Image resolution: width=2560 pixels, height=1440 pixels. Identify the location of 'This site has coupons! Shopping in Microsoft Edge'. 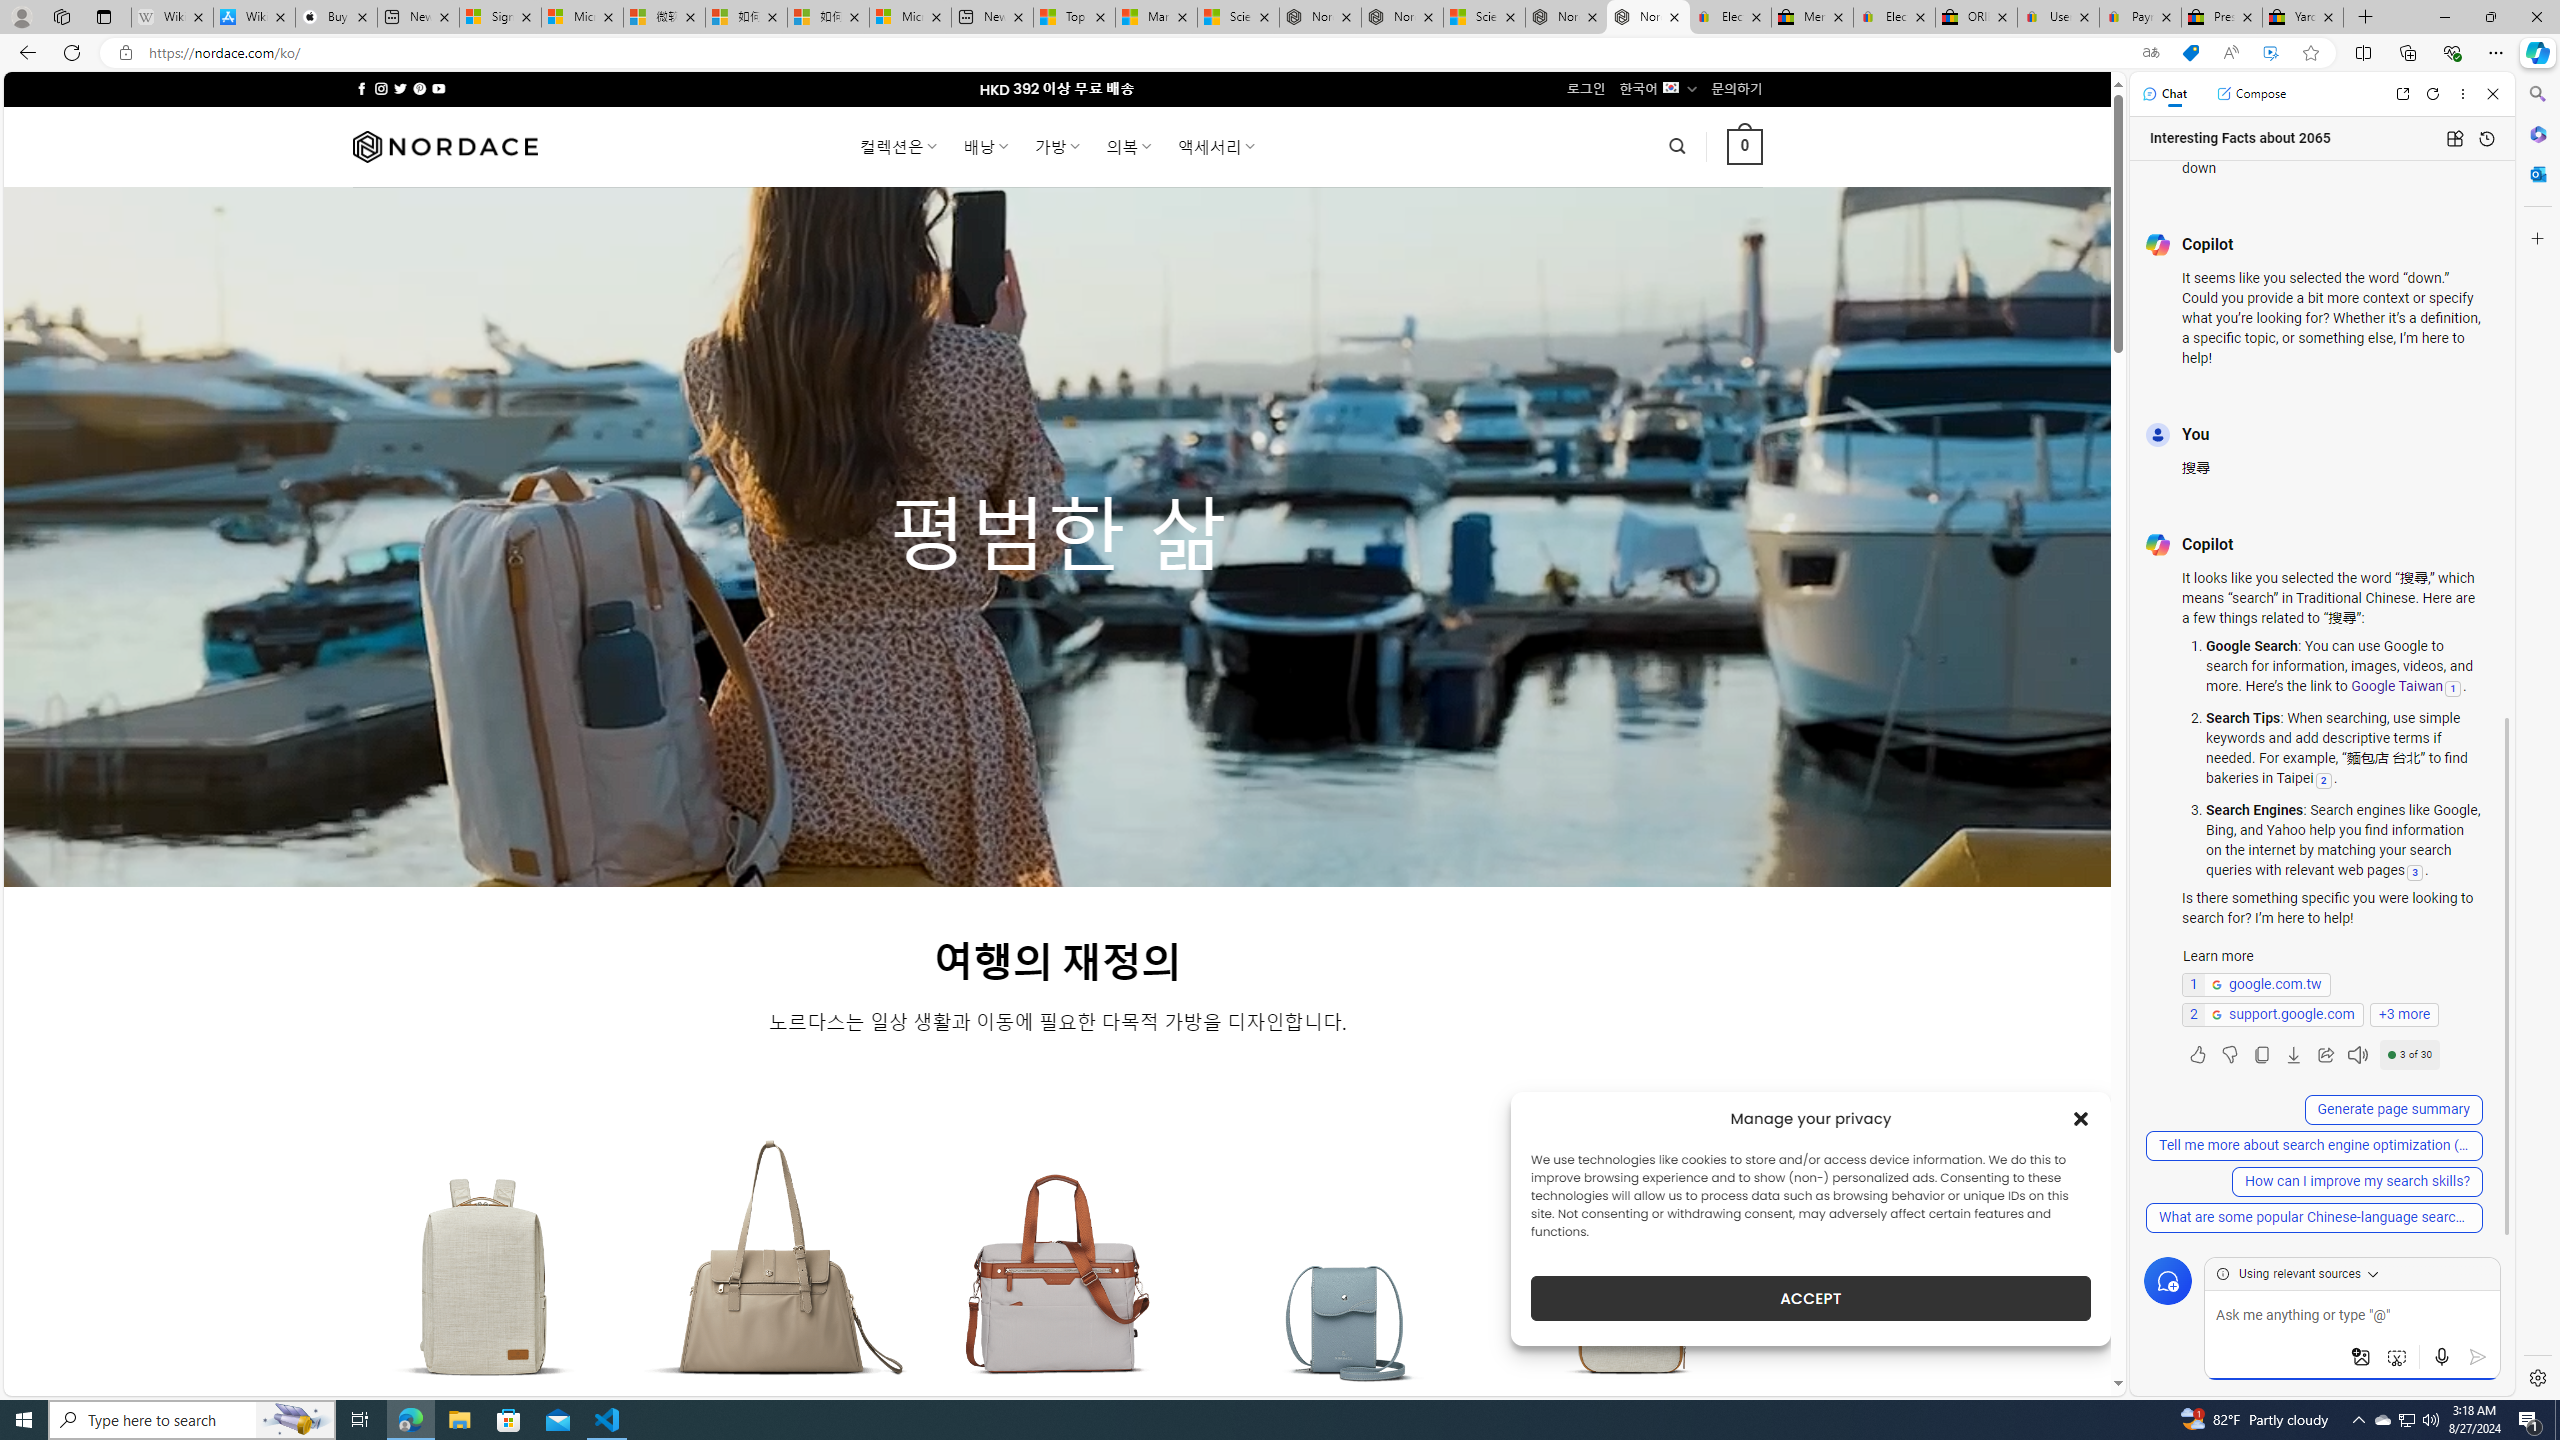
(2190, 53).